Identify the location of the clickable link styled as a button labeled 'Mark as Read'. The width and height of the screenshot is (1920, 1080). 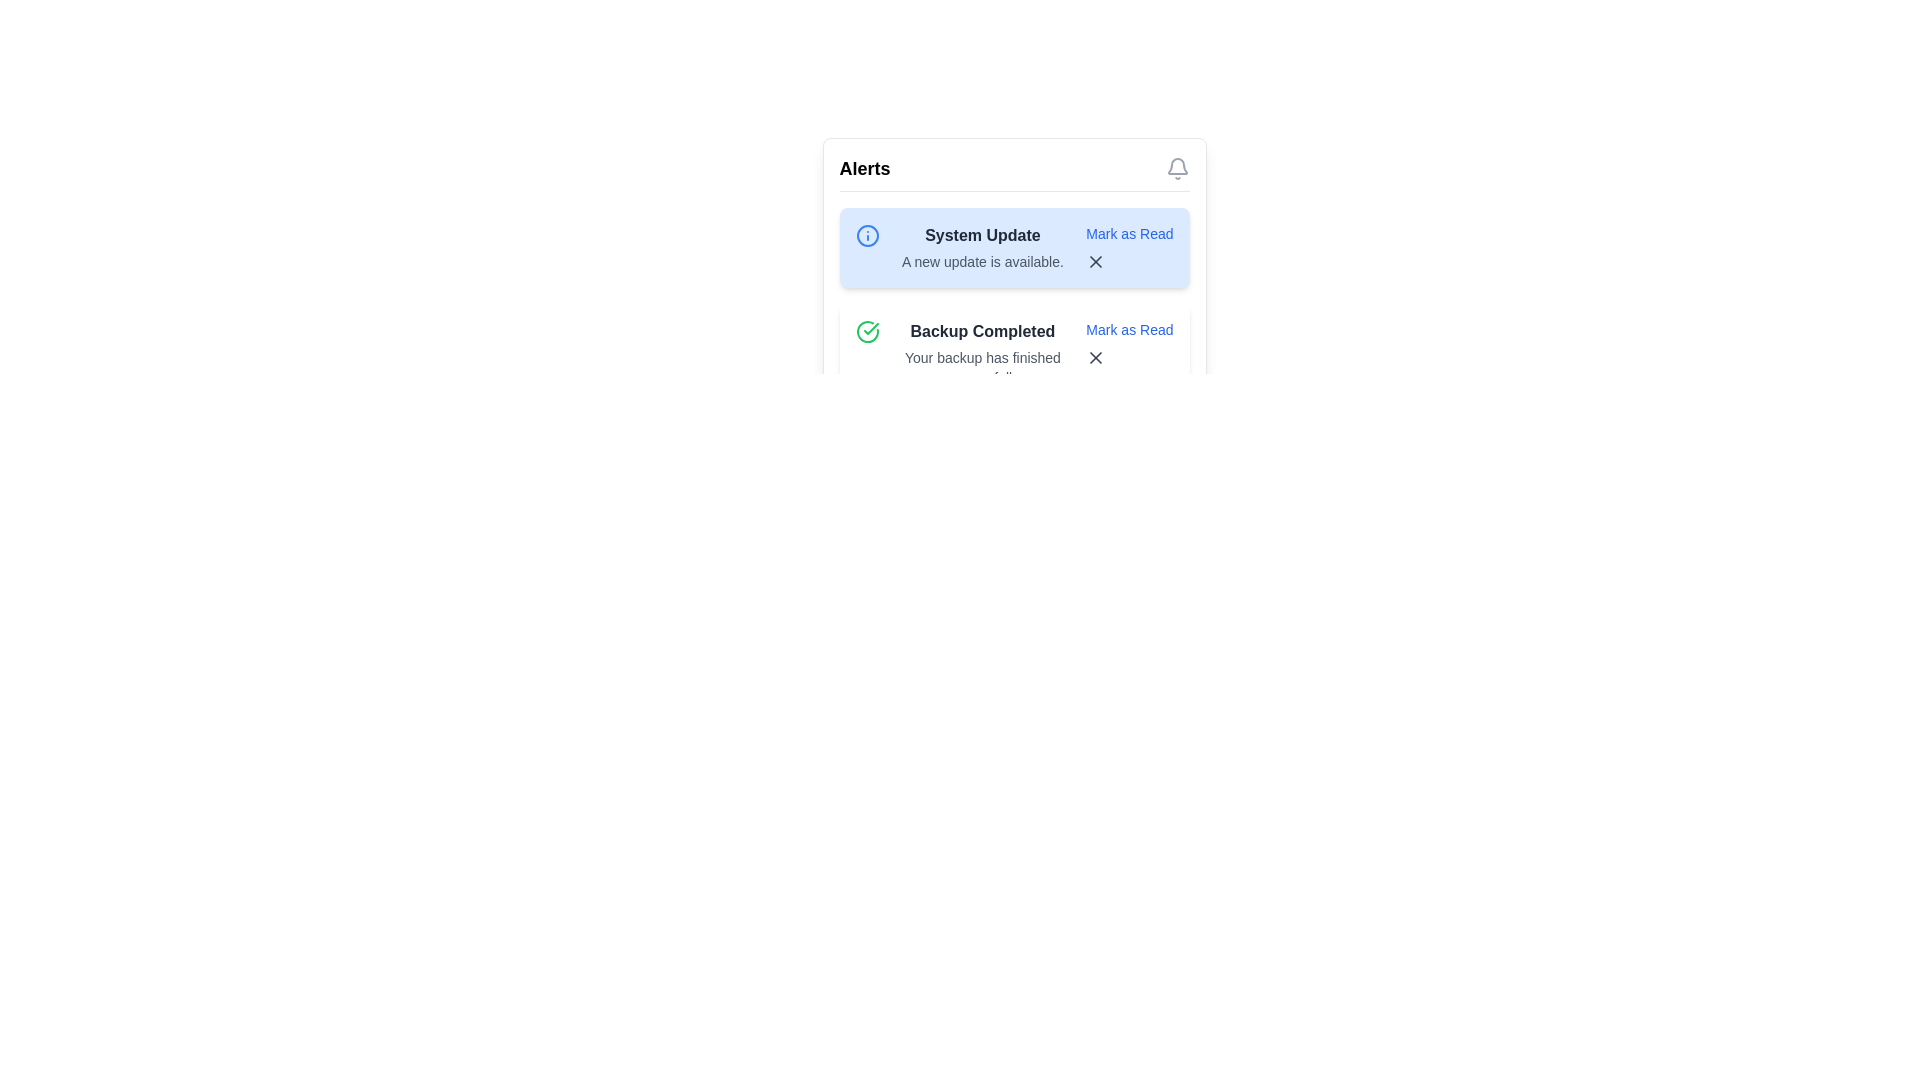
(1129, 246).